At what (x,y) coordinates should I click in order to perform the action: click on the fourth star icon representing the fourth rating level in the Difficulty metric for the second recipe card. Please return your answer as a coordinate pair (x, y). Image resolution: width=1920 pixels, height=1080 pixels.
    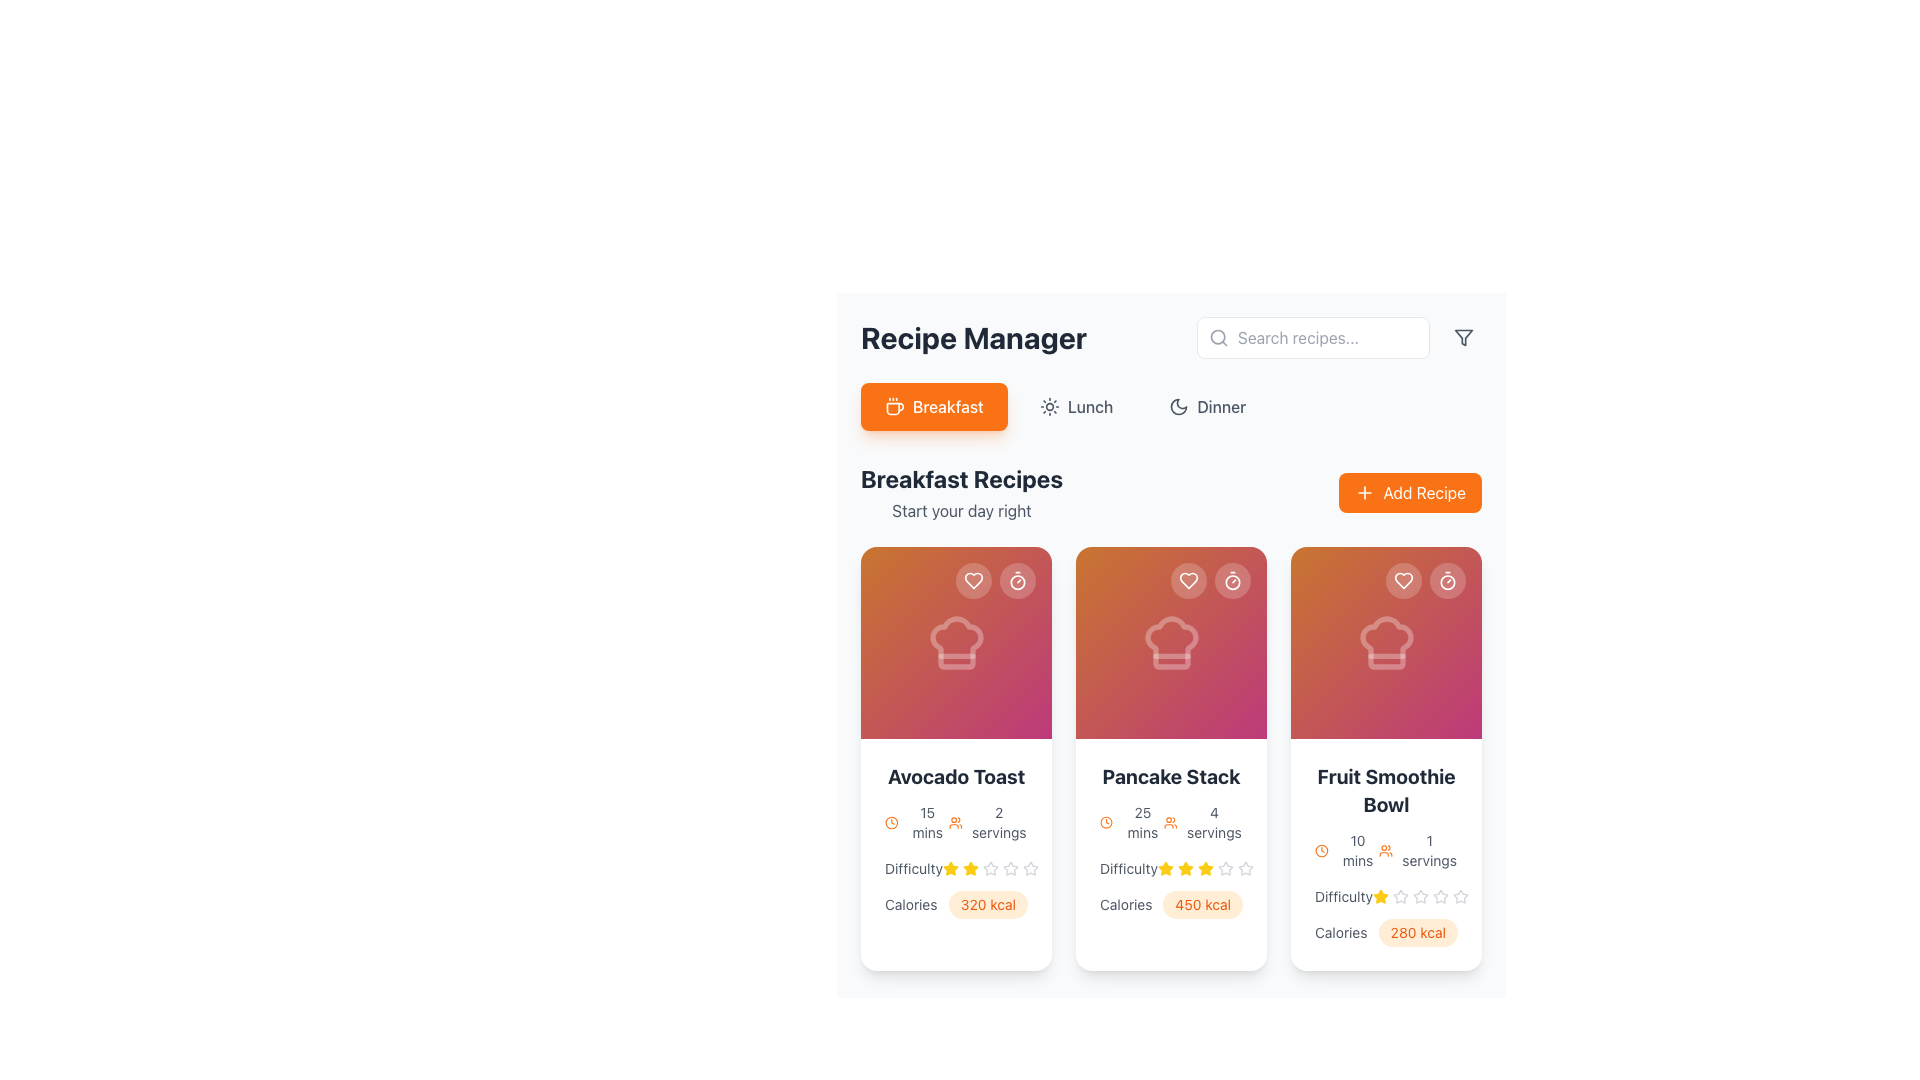
    Looking at the image, I should click on (1204, 867).